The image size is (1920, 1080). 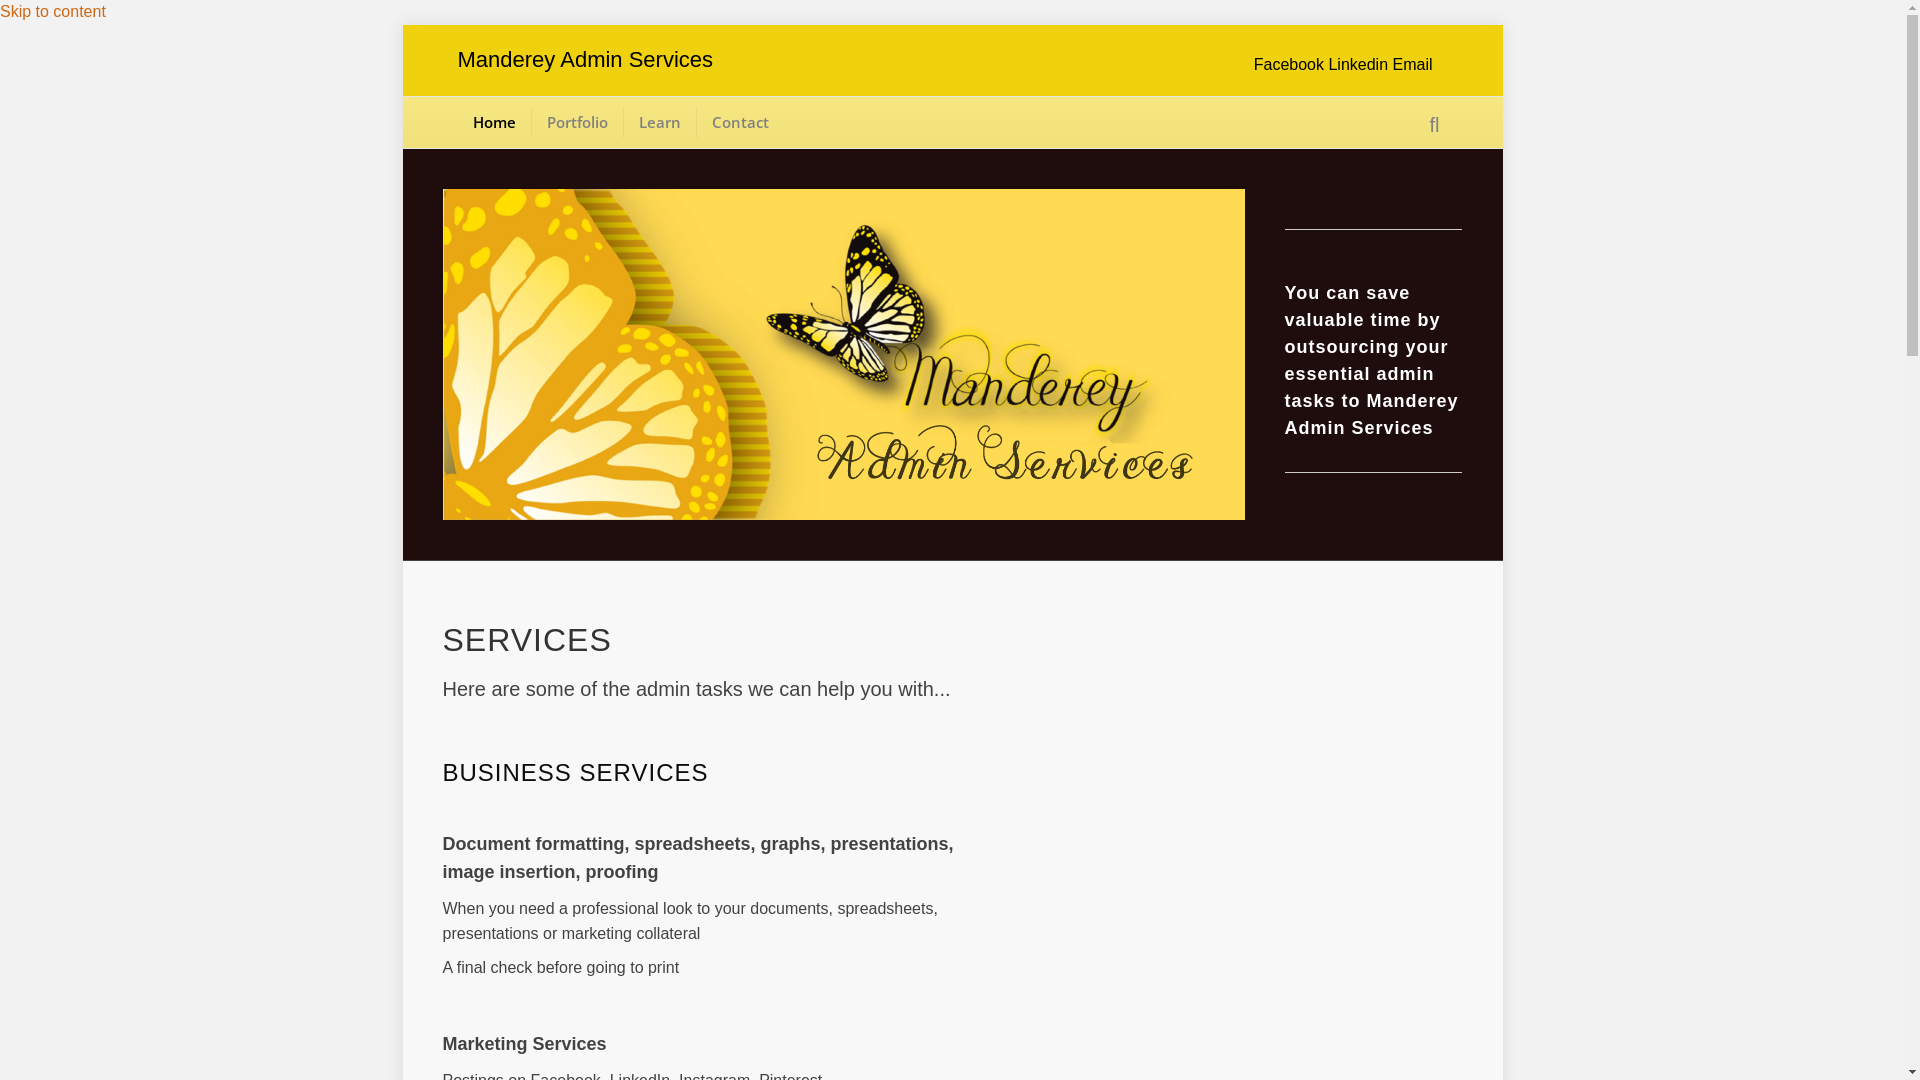 What do you see at coordinates (660, 122) in the screenshot?
I see `'Learn'` at bounding box center [660, 122].